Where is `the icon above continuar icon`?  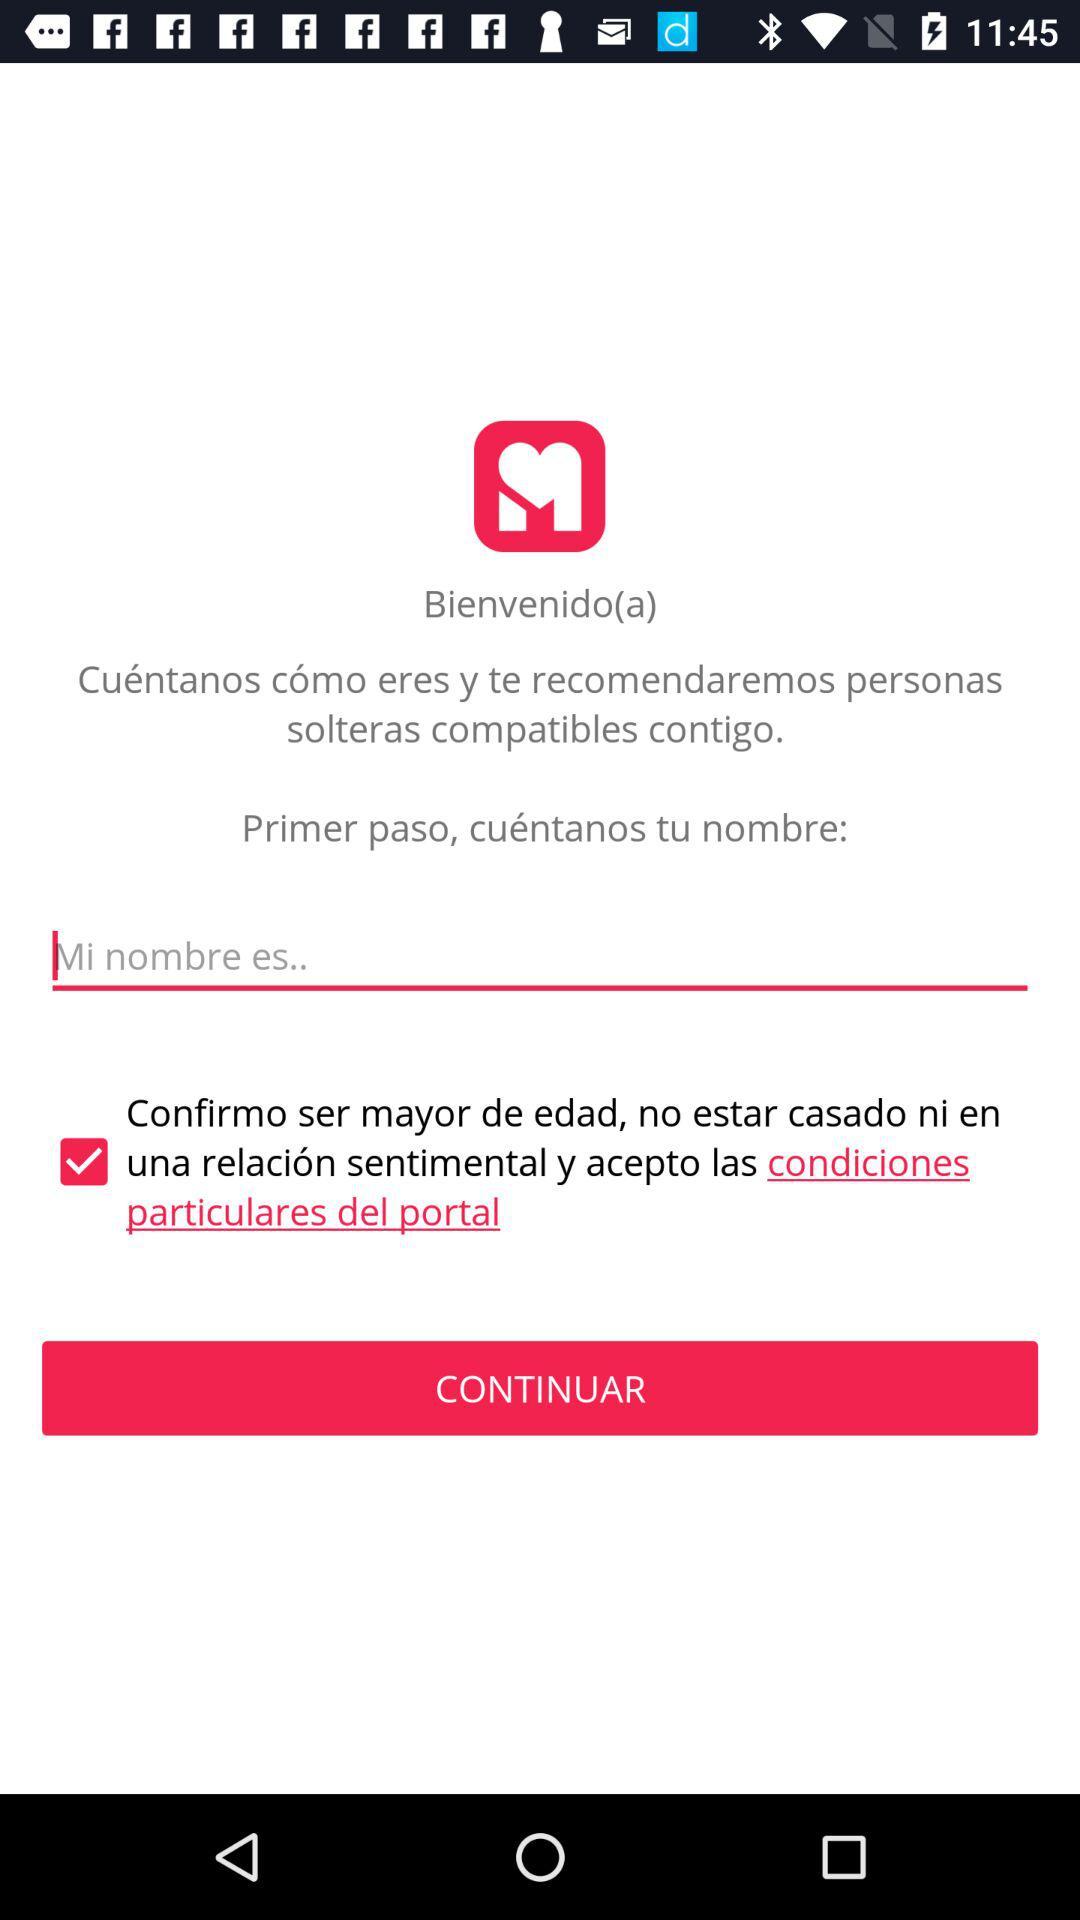
the icon above continuar icon is located at coordinates (540, 1161).